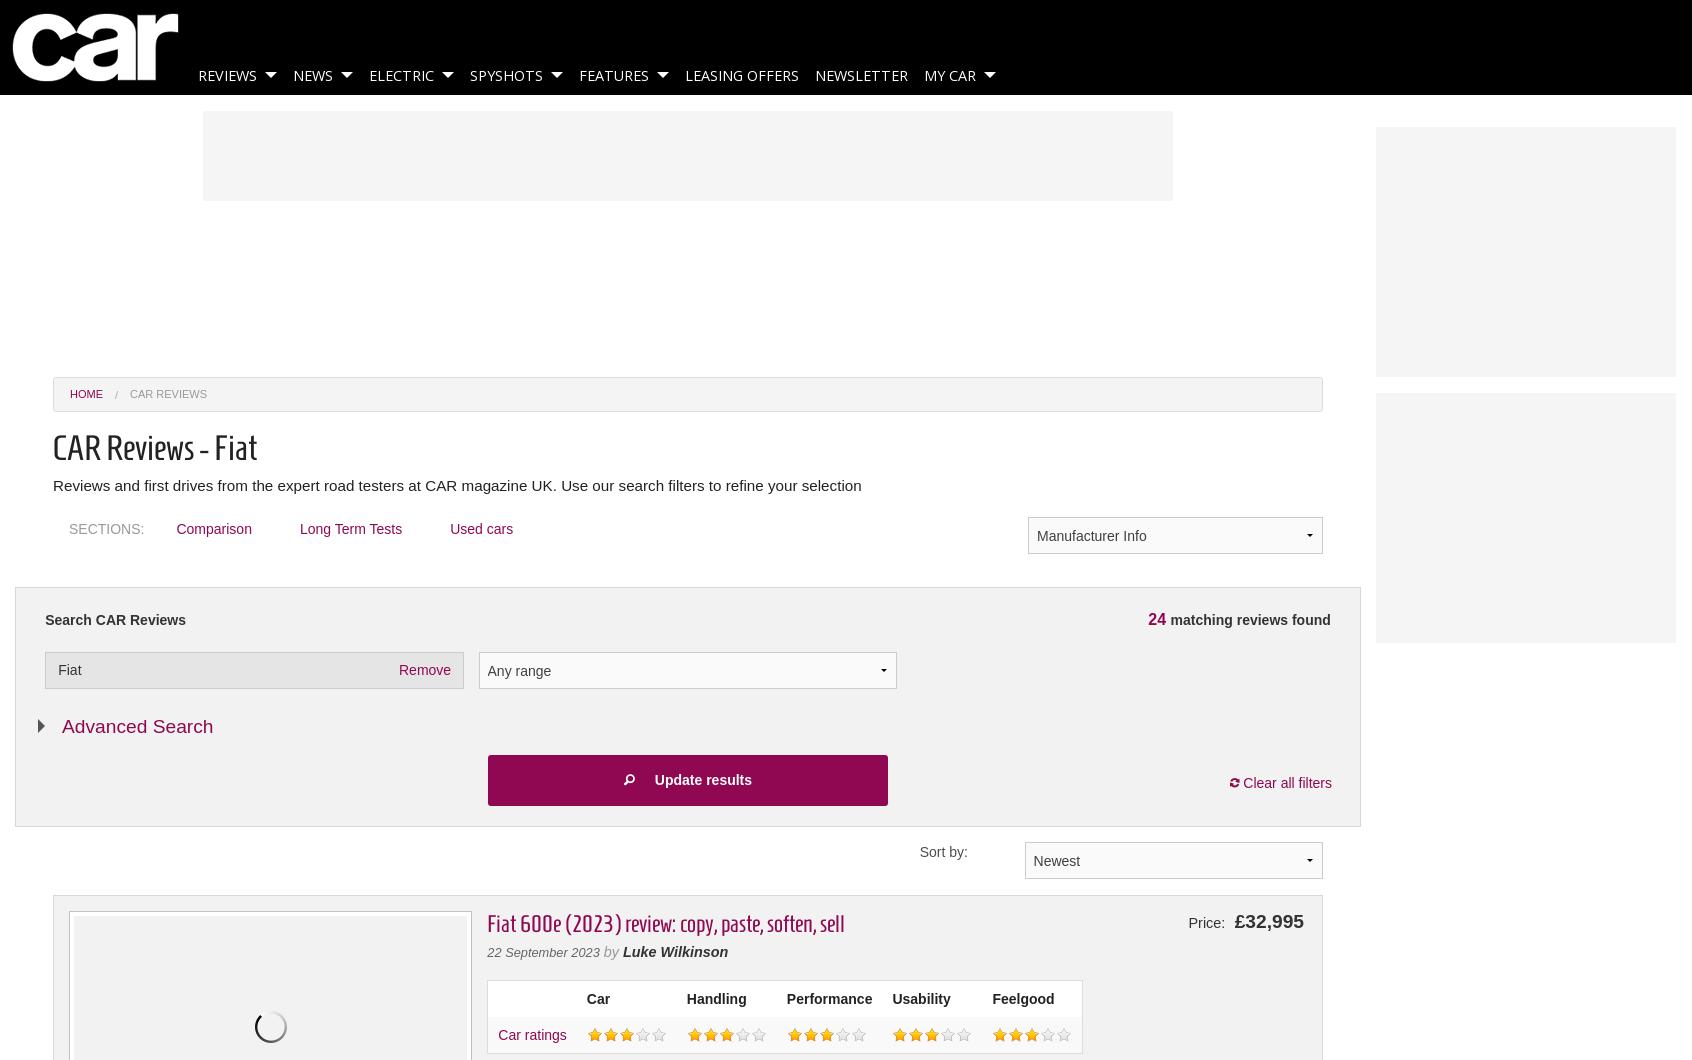 This screenshot has width=1692, height=1060. Describe the element at coordinates (613, 75) in the screenshot. I see `'Features'` at that location.